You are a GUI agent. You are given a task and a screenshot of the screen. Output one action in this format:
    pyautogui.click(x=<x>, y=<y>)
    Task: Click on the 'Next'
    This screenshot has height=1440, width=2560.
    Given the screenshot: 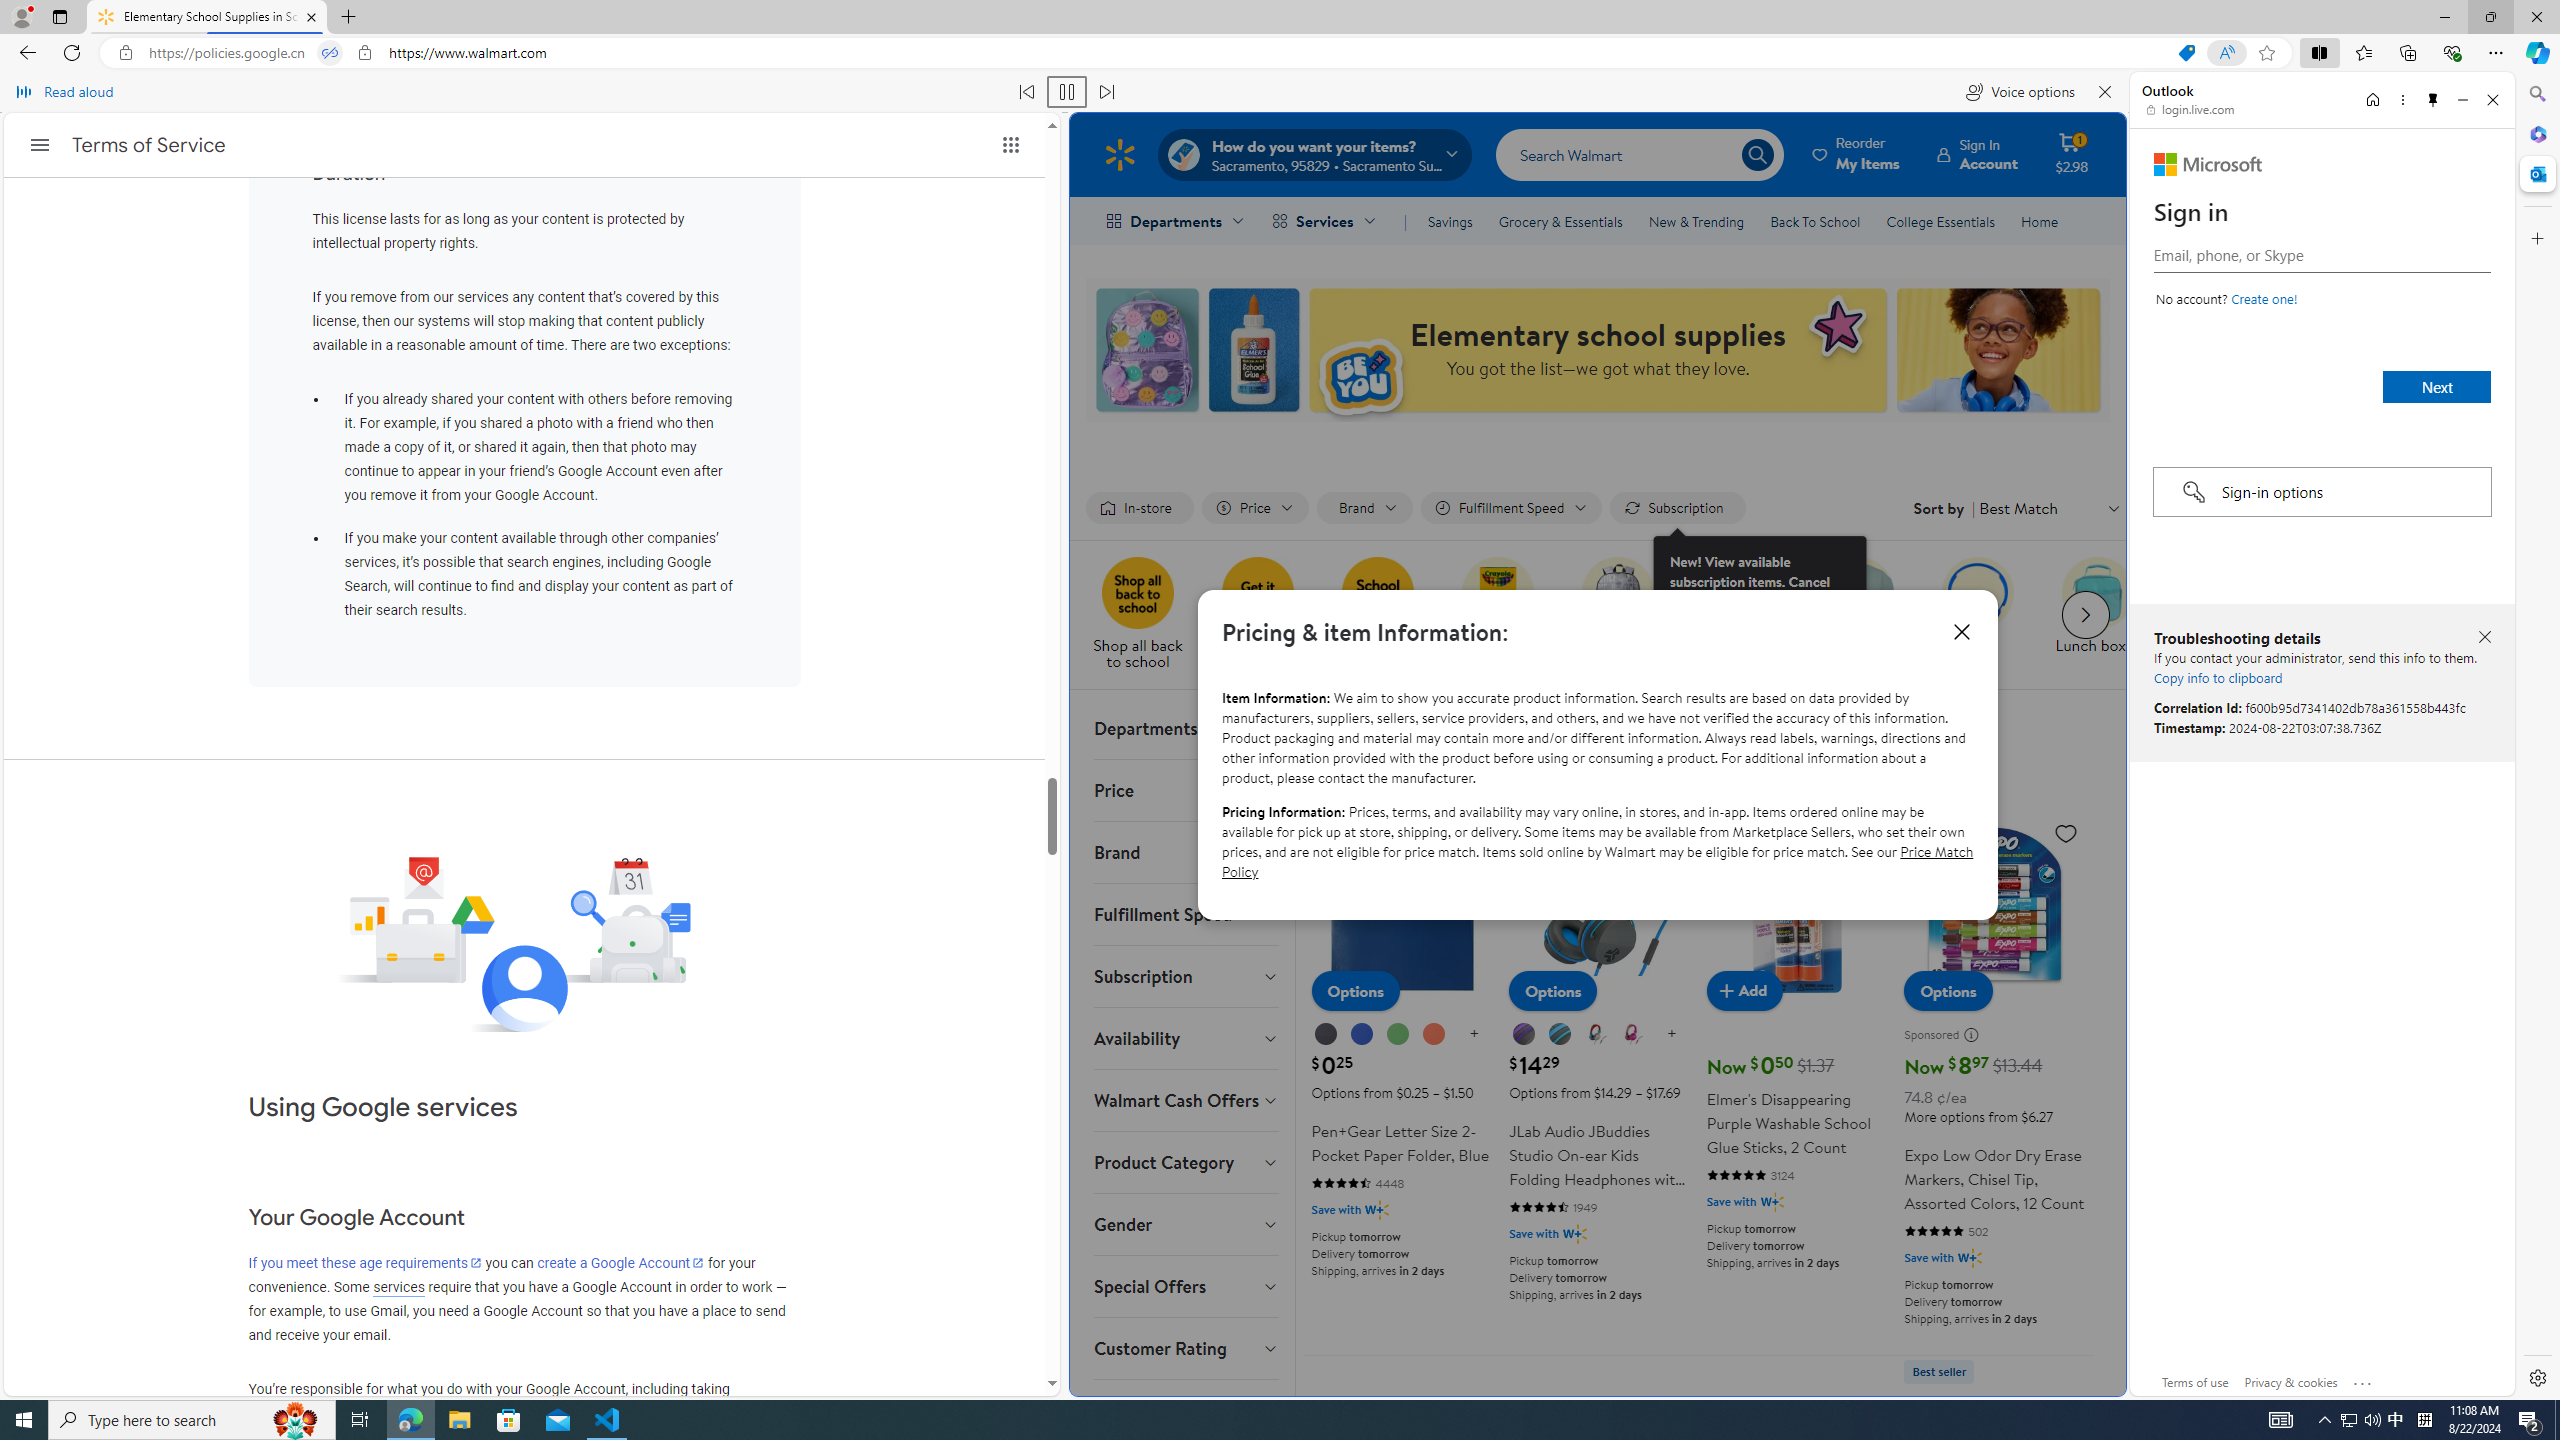 What is the action you would take?
    pyautogui.click(x=2437, y=386)
    